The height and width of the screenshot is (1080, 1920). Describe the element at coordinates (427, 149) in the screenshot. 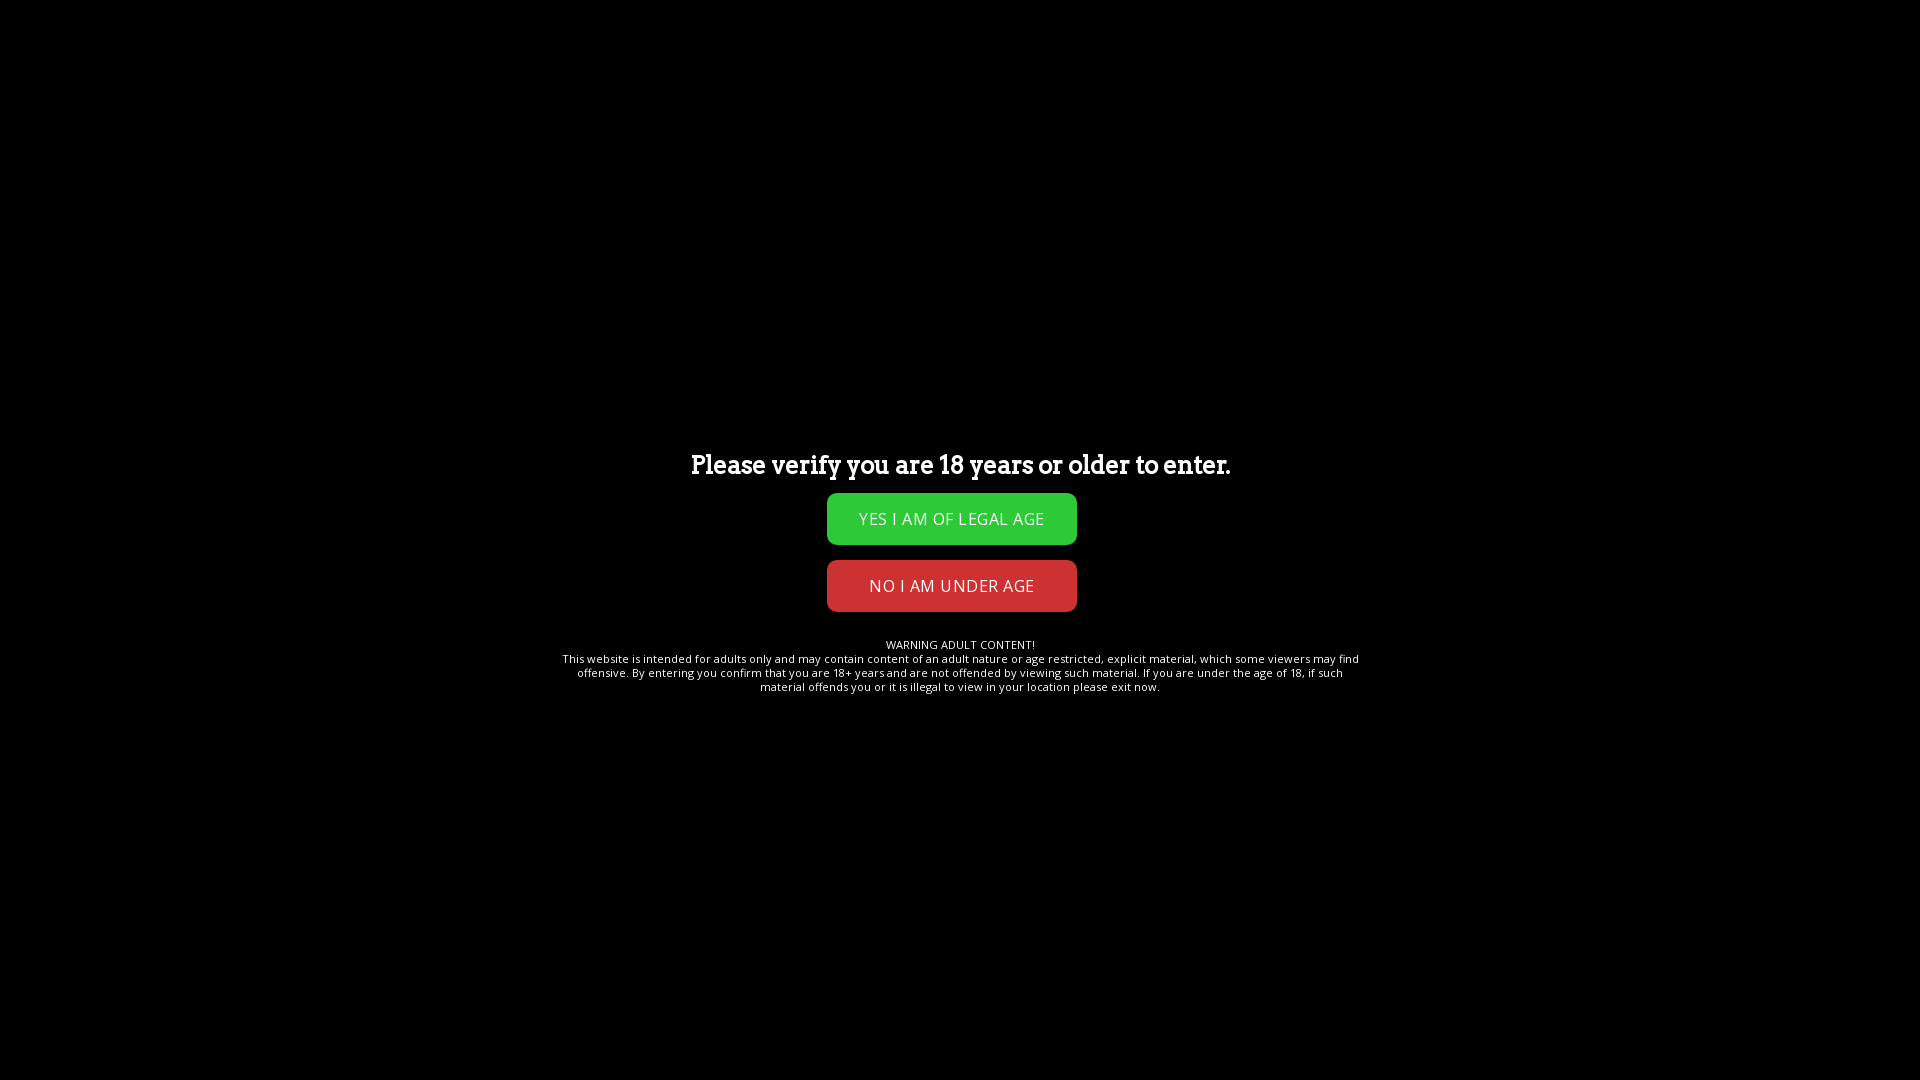

I see `'DETOX'` at that location.